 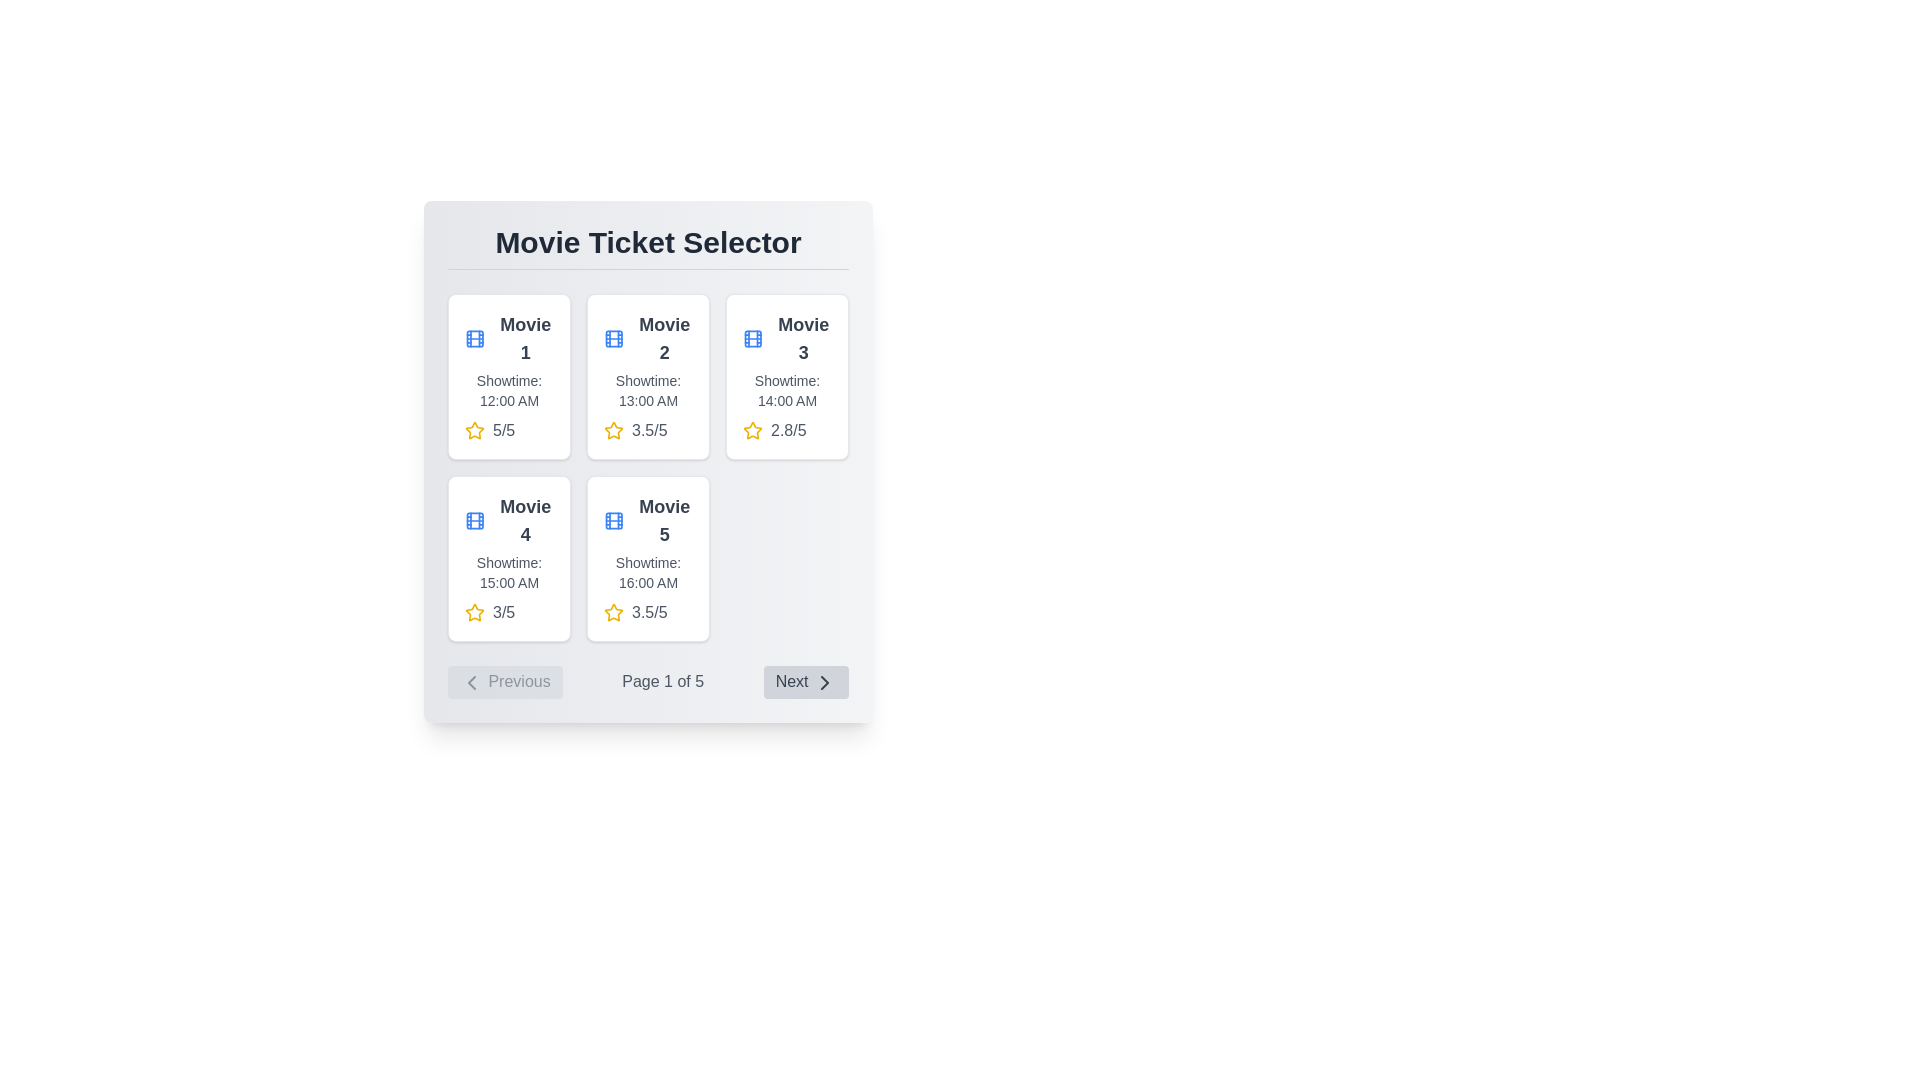 What do you see at coordinates (752, 429) in the screenshot?
I see `the third star icon in the rating component for 'Movie 3'` at bounding box center [752, 429].